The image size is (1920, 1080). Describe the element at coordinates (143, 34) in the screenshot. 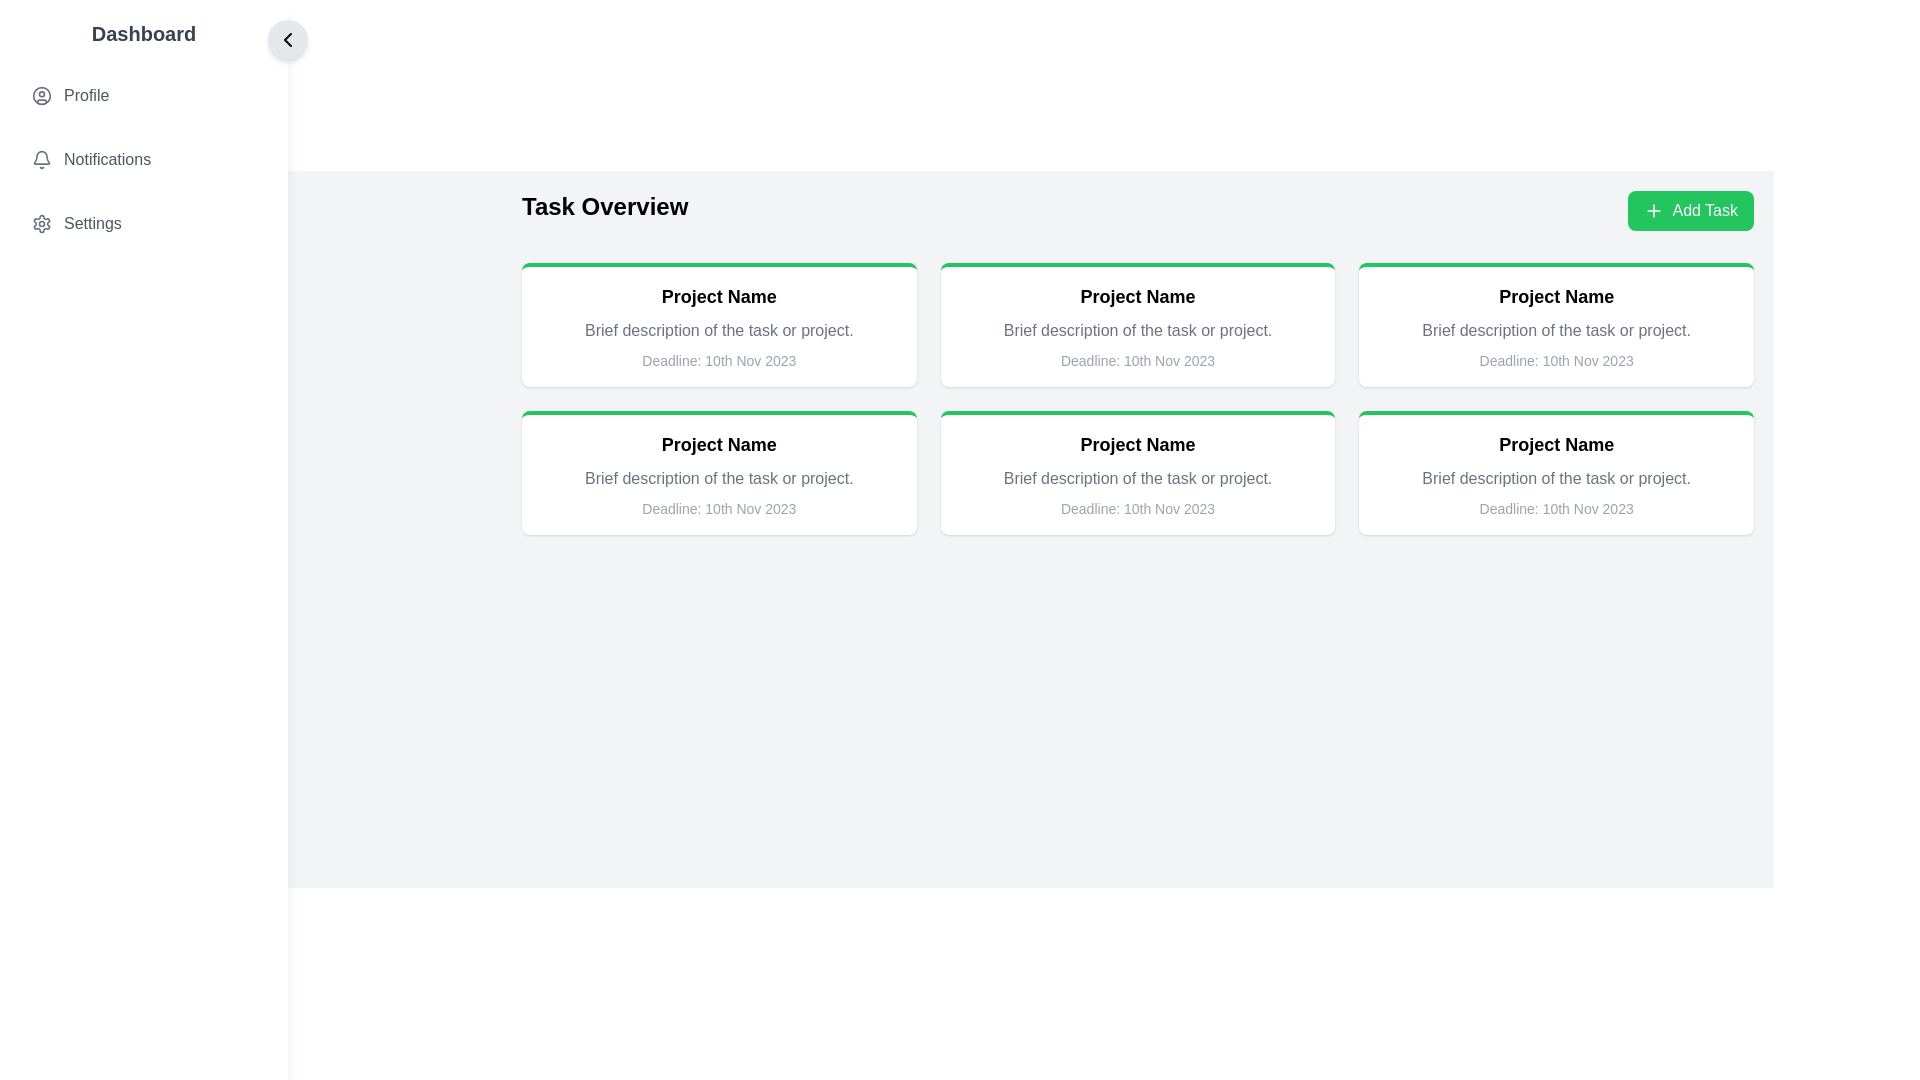

I see `text label indicating the current page context as 'Dashboard' located at the top left corner of the sidebar above the 'Profile' menu item` at that location.